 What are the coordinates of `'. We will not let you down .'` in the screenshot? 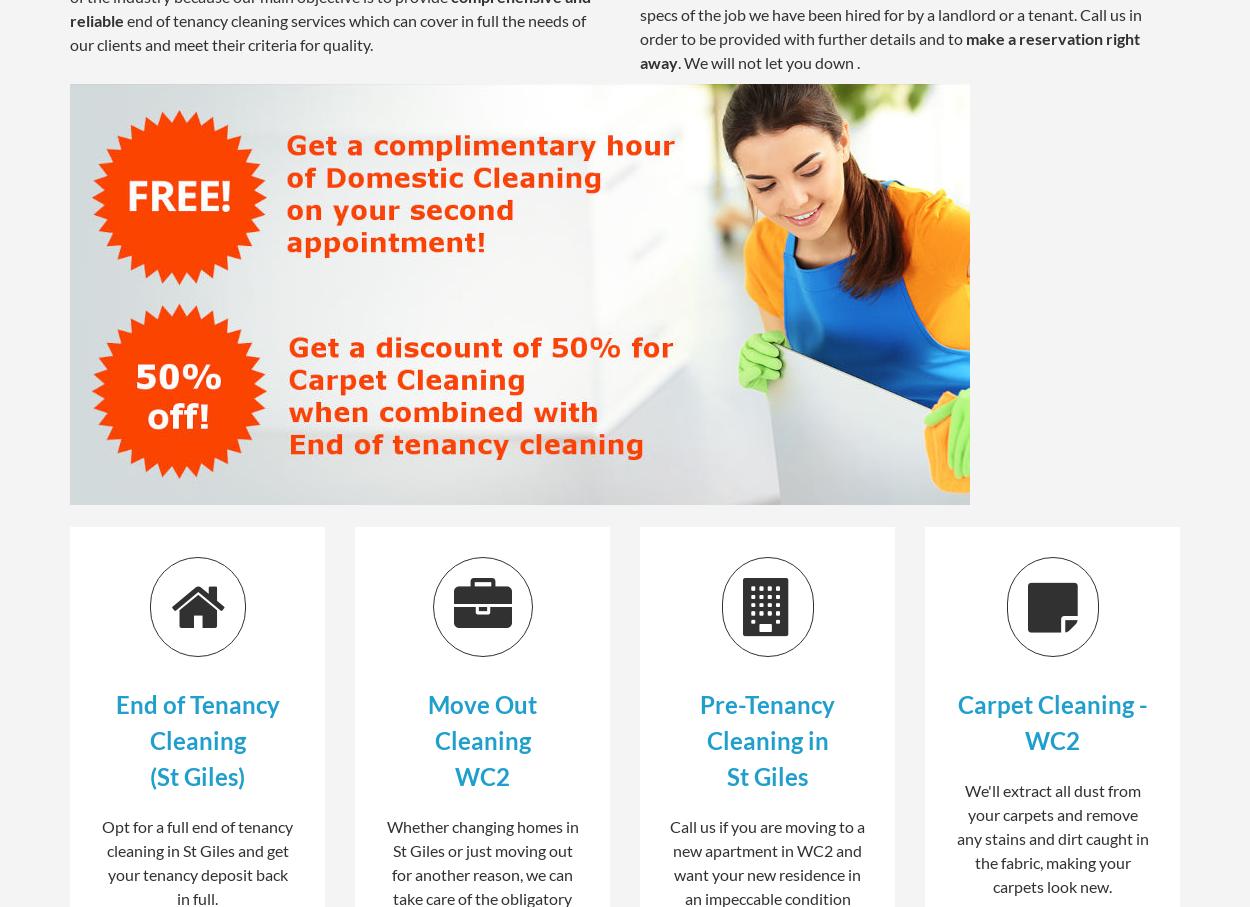 It's located at (678, 61).